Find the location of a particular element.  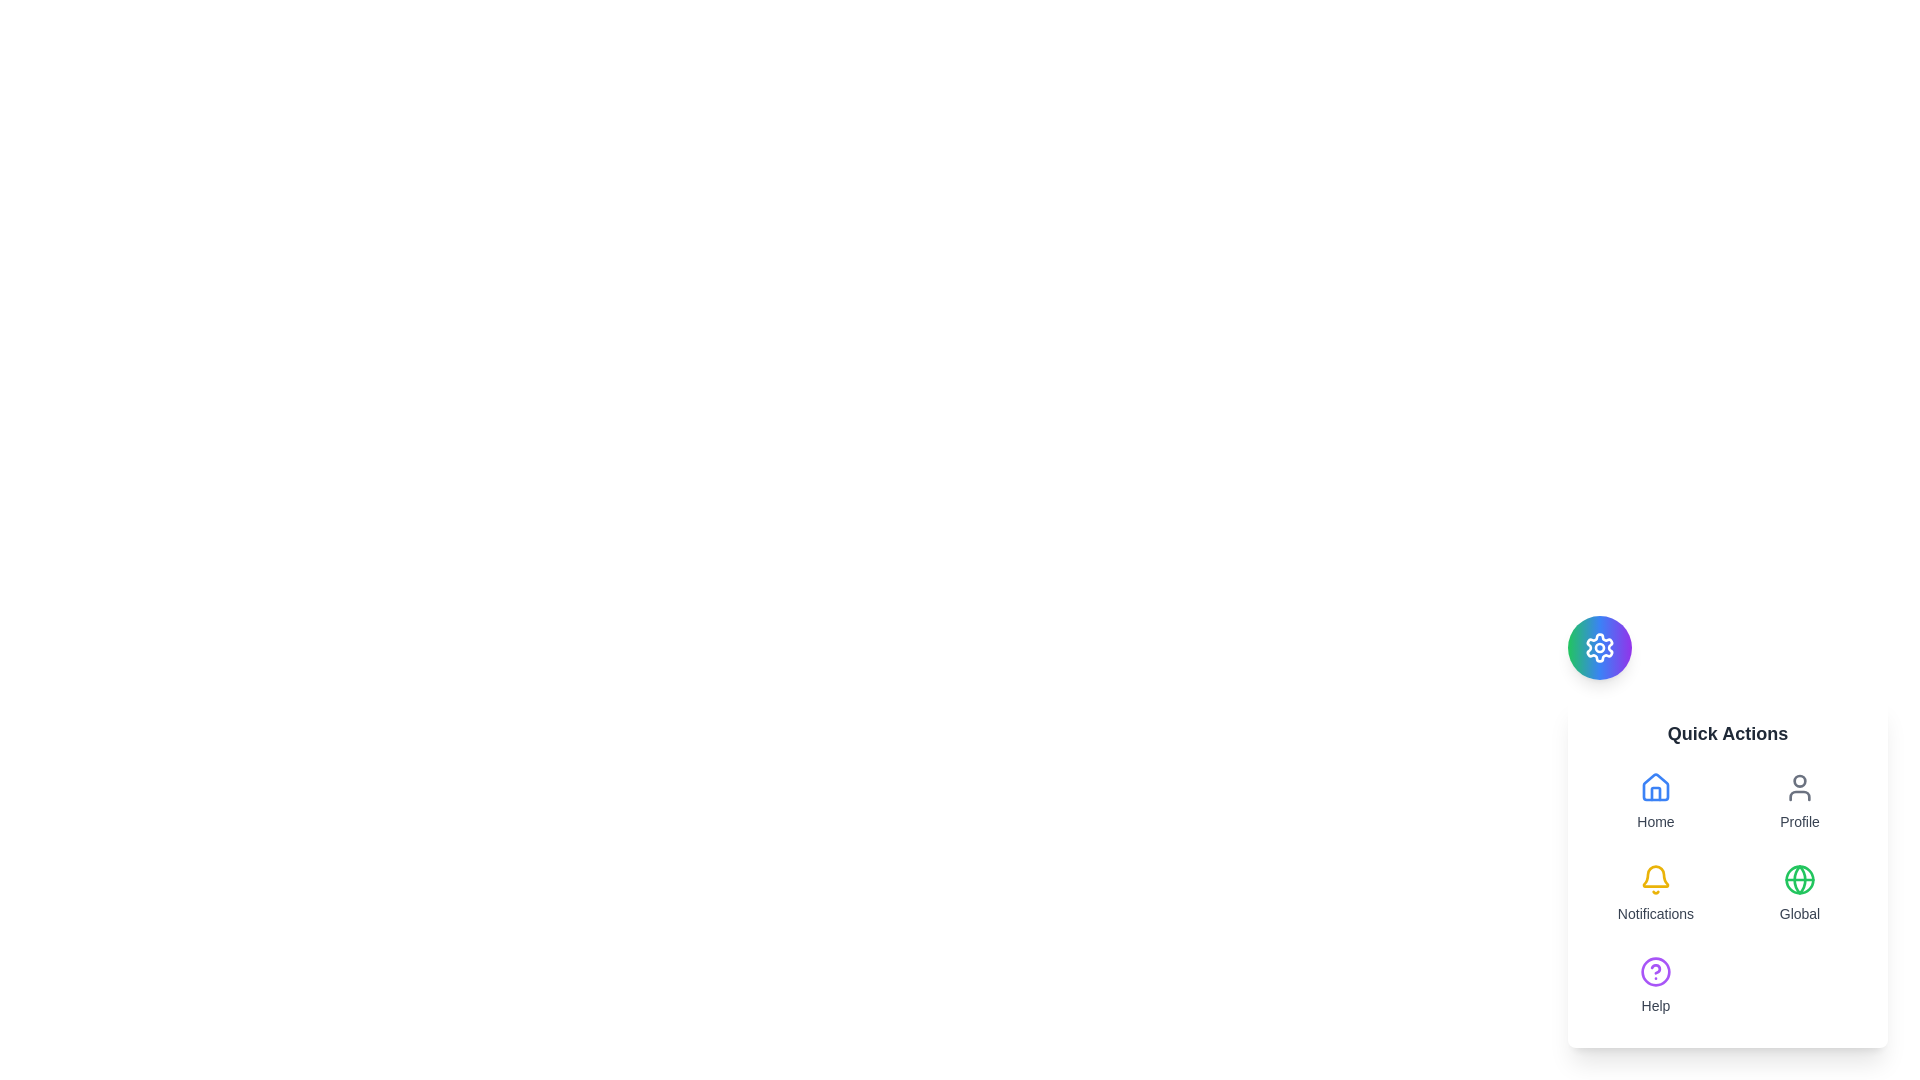

the Interactive Button labeled 'Help' located at the bottom of the grid structure is located at coordinates (1656, 985).